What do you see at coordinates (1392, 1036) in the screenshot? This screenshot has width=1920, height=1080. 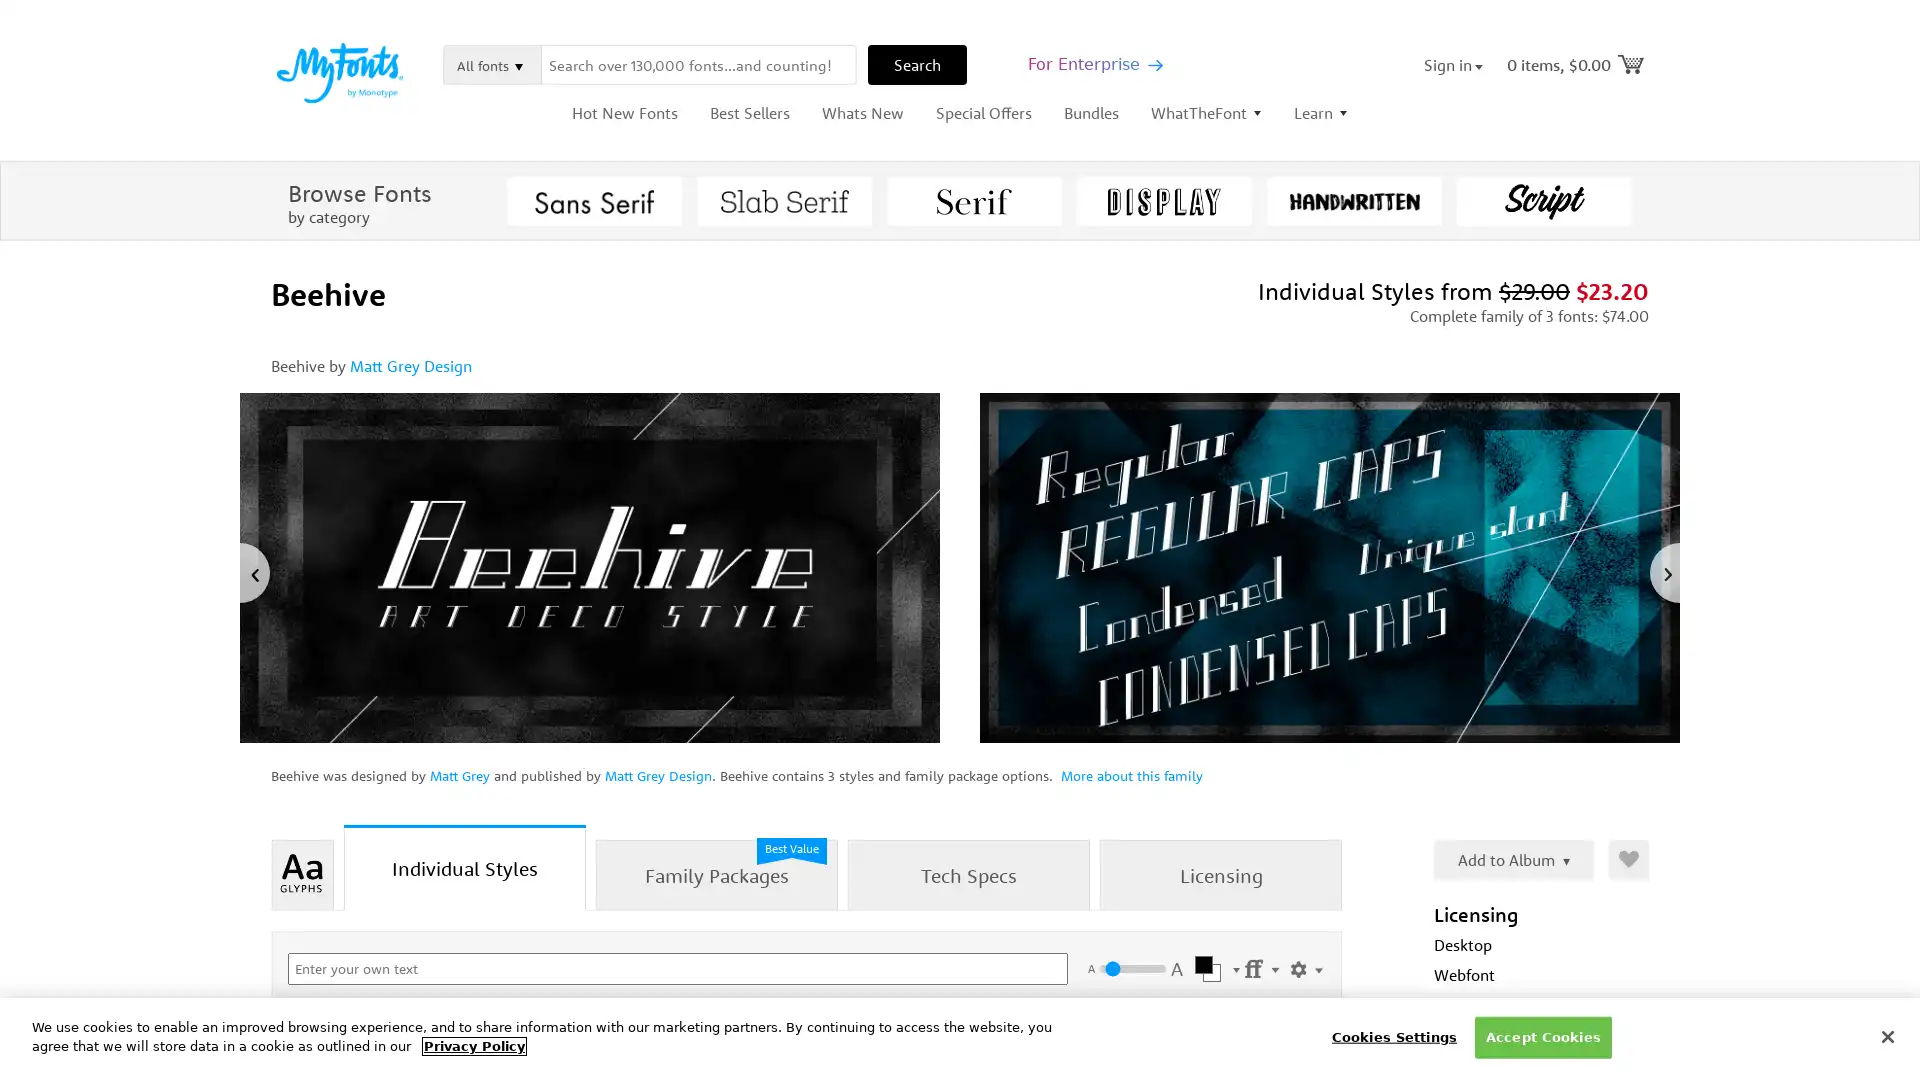 I see `Cookies Settings` at bounding box center [1392, 1036].